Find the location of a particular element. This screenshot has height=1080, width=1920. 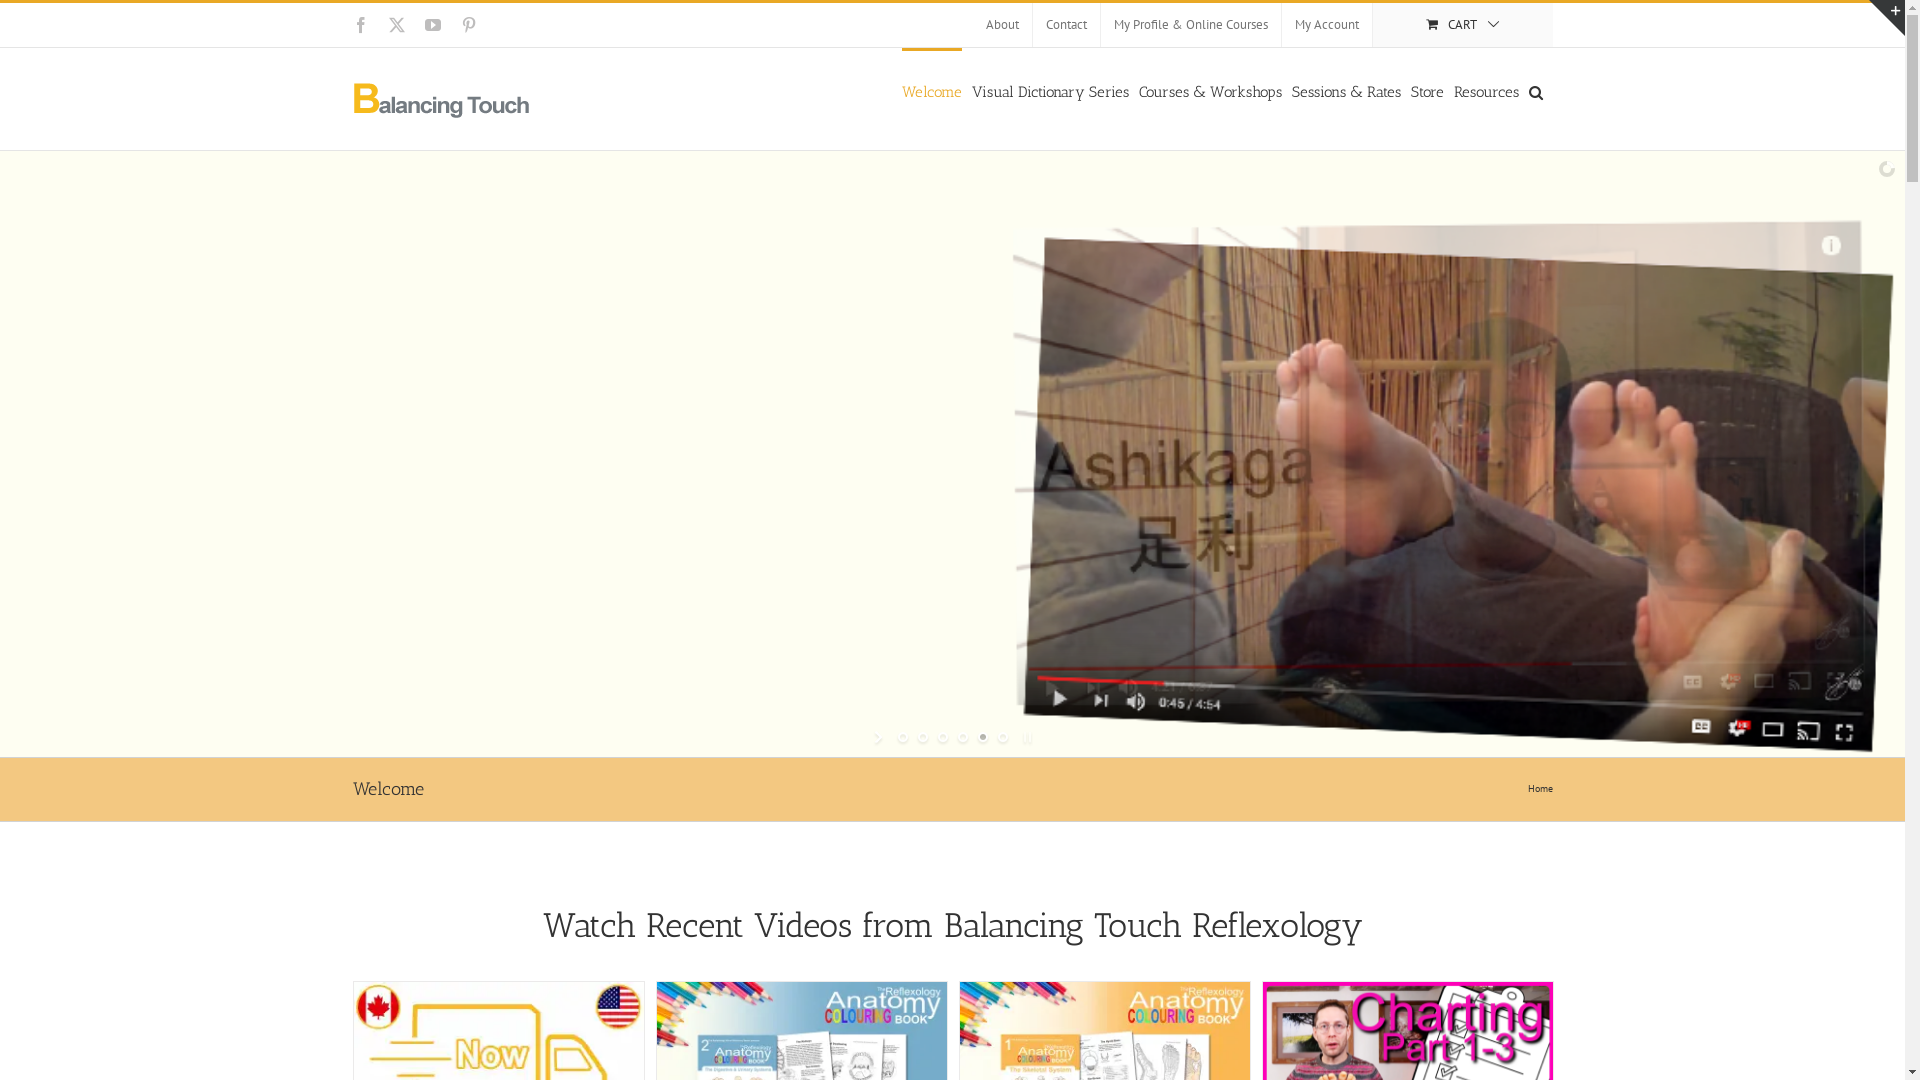

'My Account' is located at coordinates (1281, 24).